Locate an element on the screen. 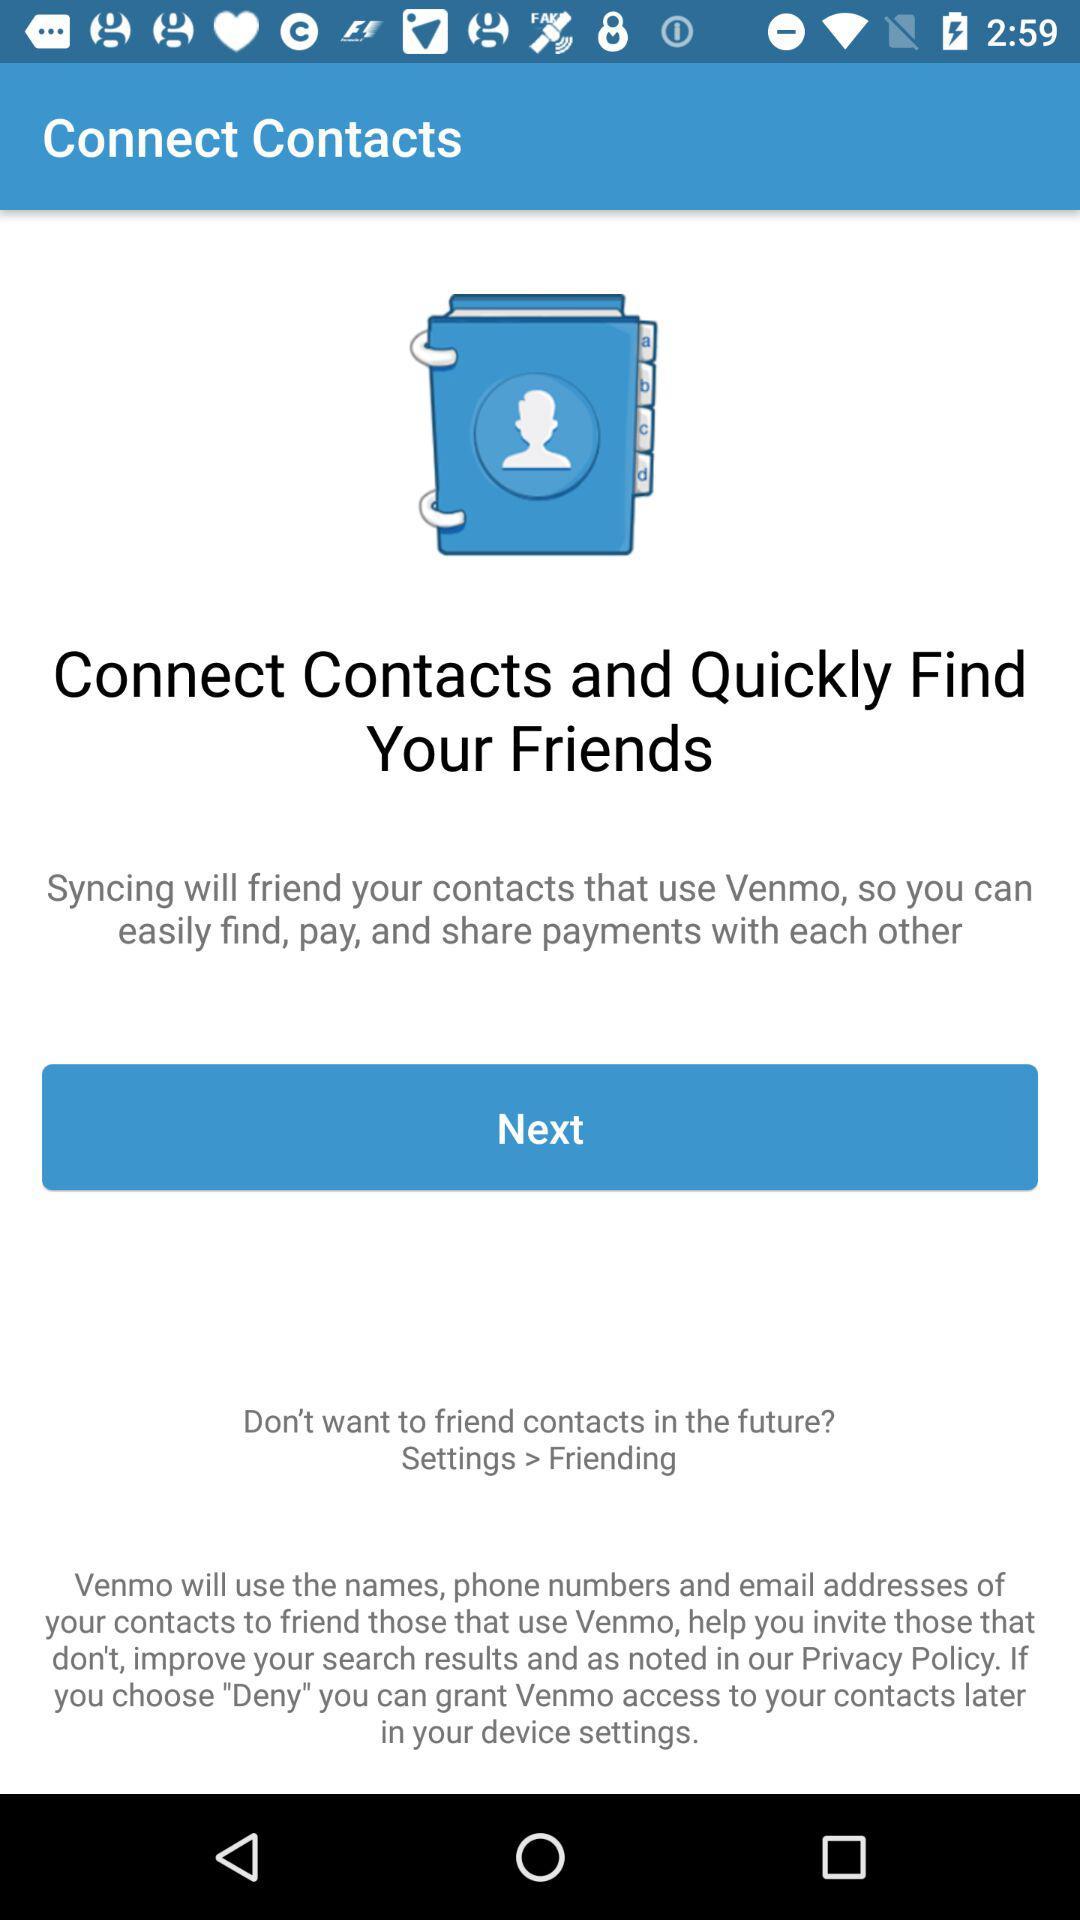 This screenshot has width=1080, height=1920. the icon above the don t want icon is located at coordinates (540, 1127).